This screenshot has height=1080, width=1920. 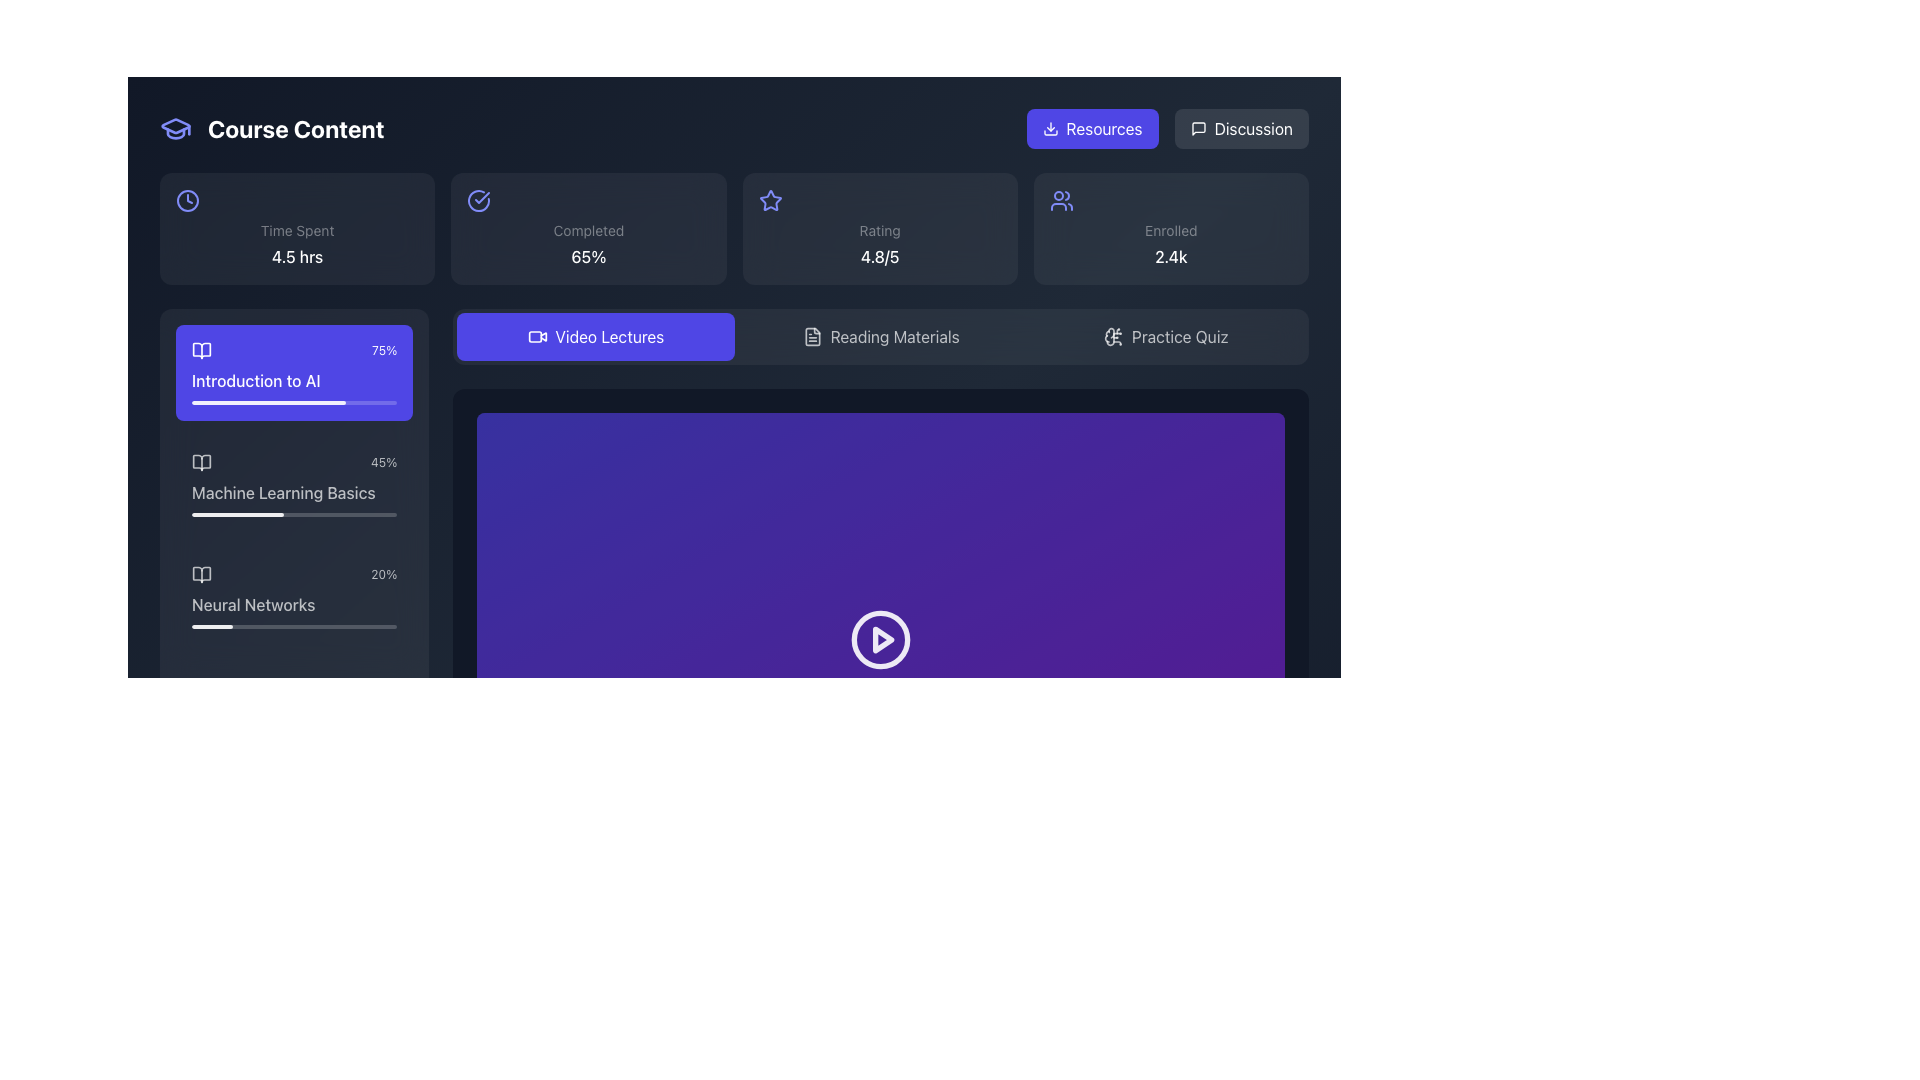 What do you see at coordinates (1198, 128) in the screenshot?
I see `the chat bubble icon in the top-right corner of the interface, which represents messaging functionality` at bounding box center [1198, 128].